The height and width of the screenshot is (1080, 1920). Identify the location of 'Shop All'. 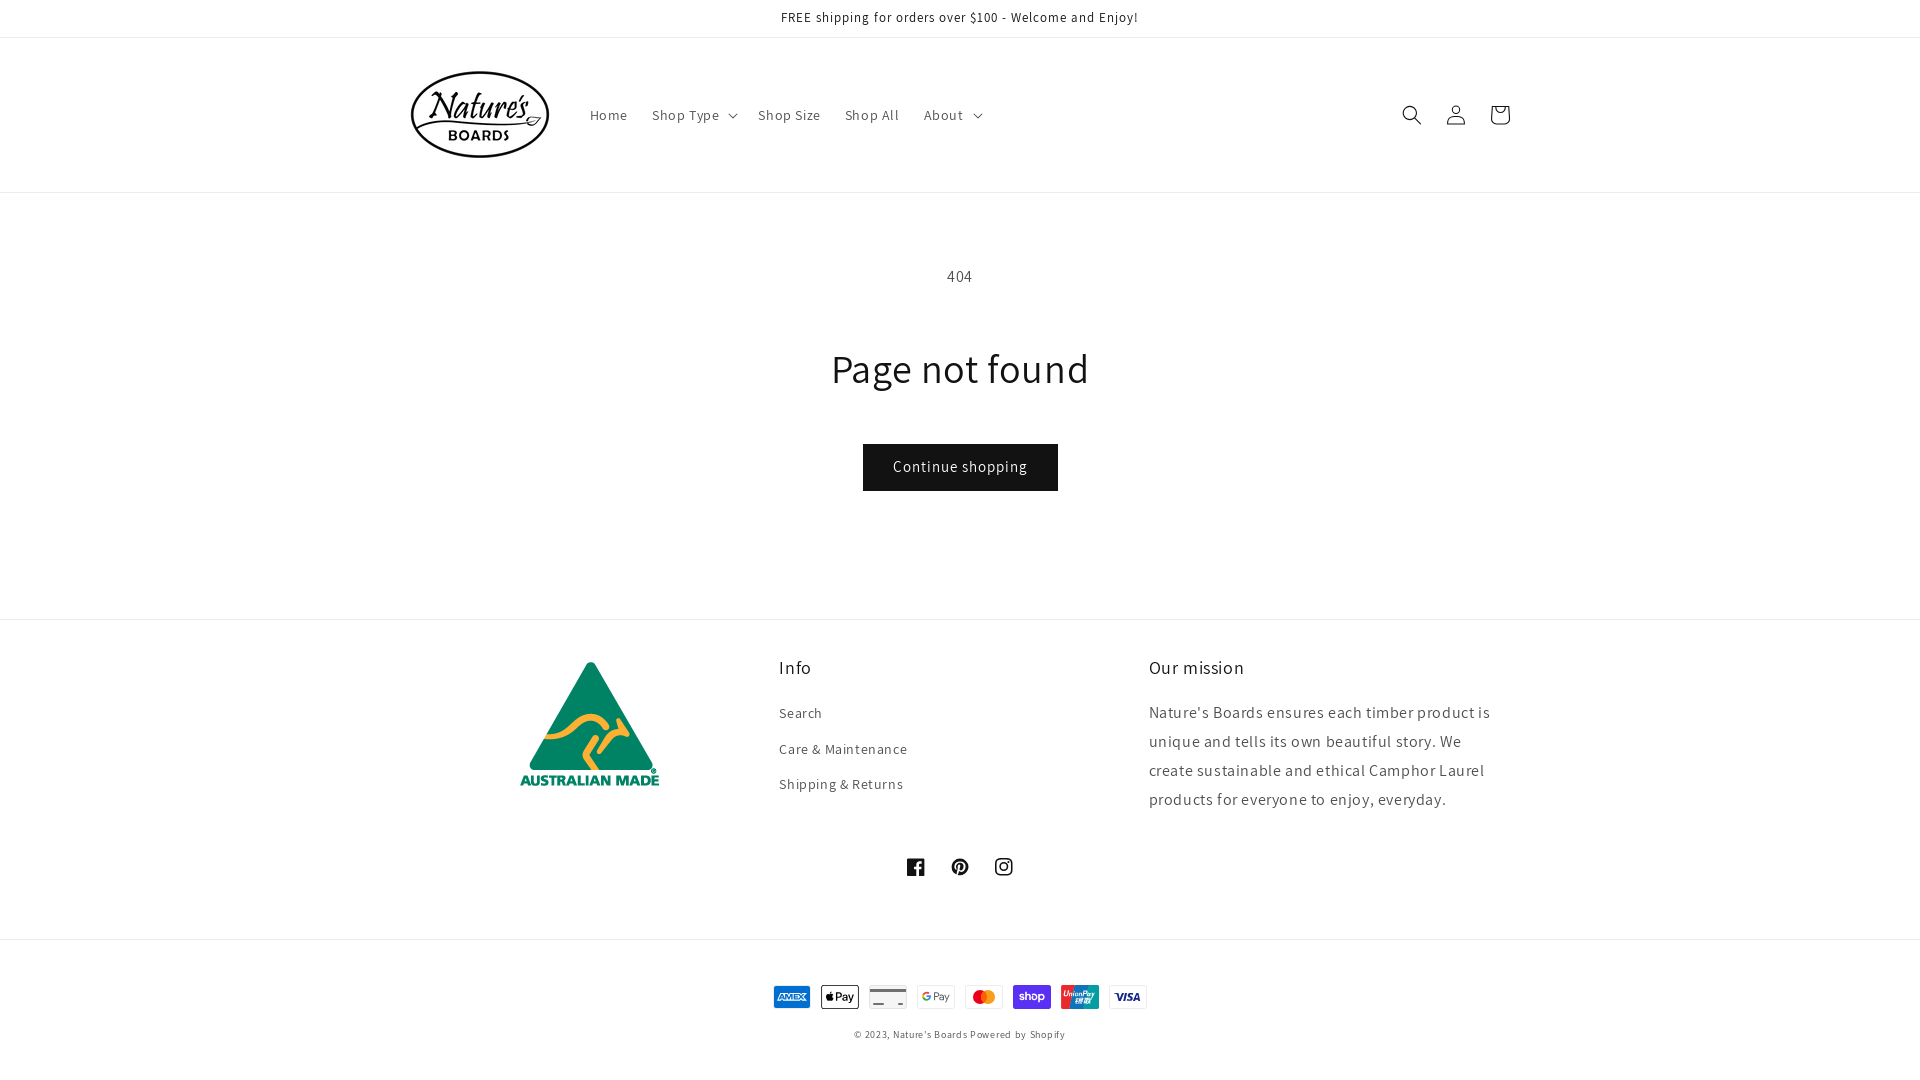
(872, 115).